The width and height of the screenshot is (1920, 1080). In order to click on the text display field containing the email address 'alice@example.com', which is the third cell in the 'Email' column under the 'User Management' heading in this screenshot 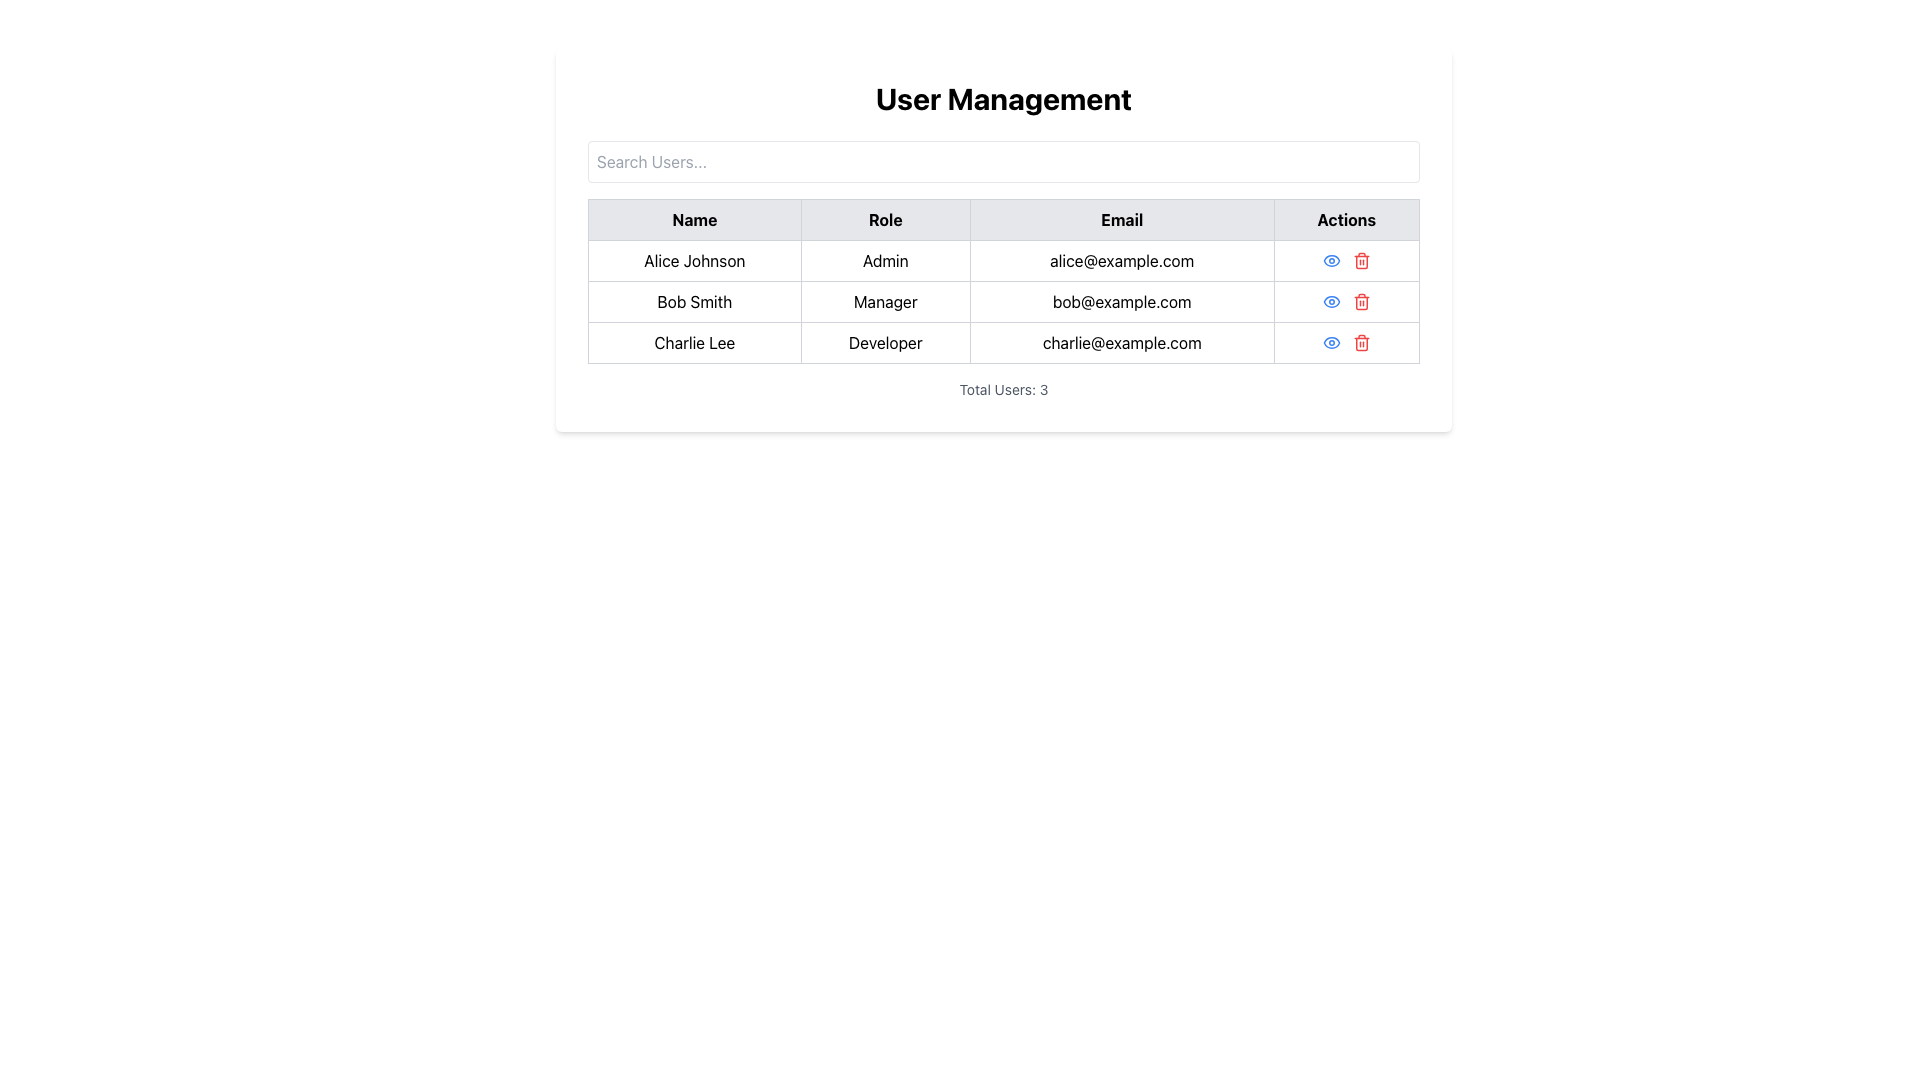, I will do `click(1122, 260)`.